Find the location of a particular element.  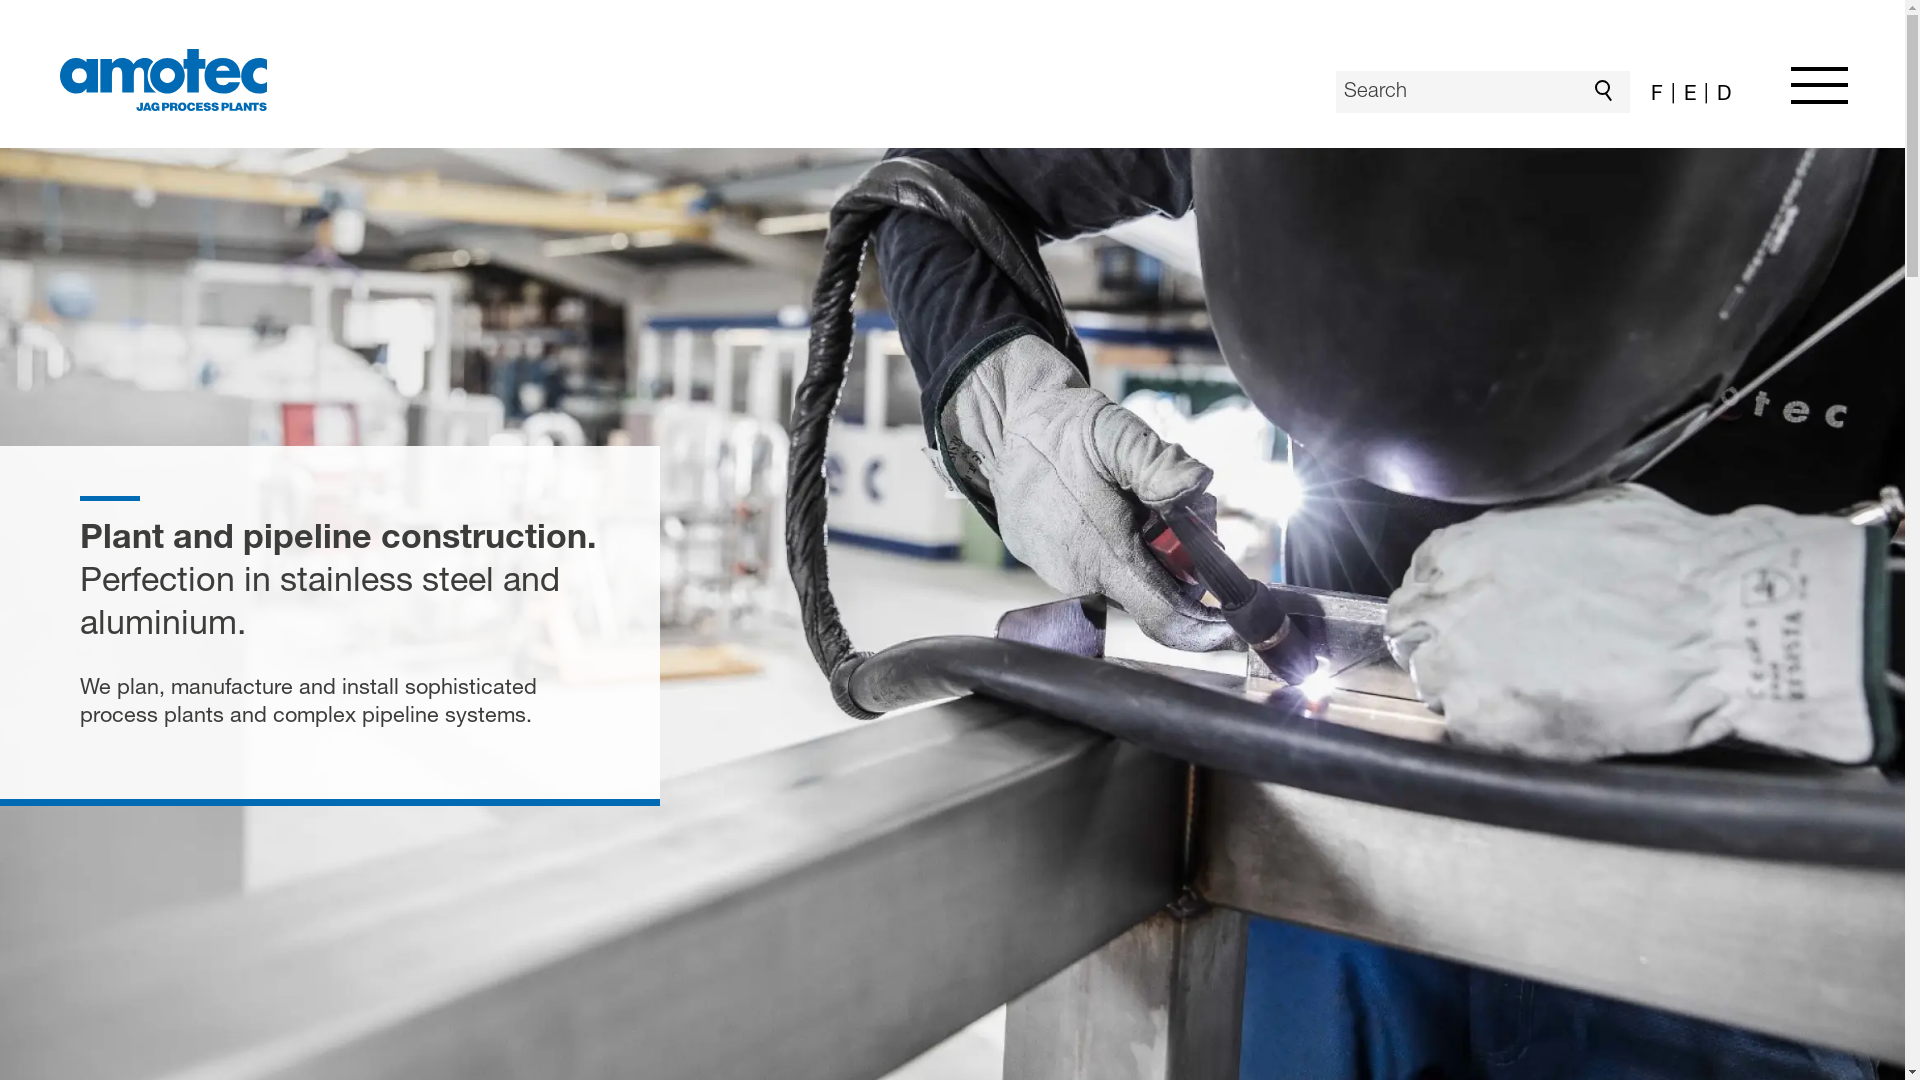

'D' is located at coordinates (1698, 96).